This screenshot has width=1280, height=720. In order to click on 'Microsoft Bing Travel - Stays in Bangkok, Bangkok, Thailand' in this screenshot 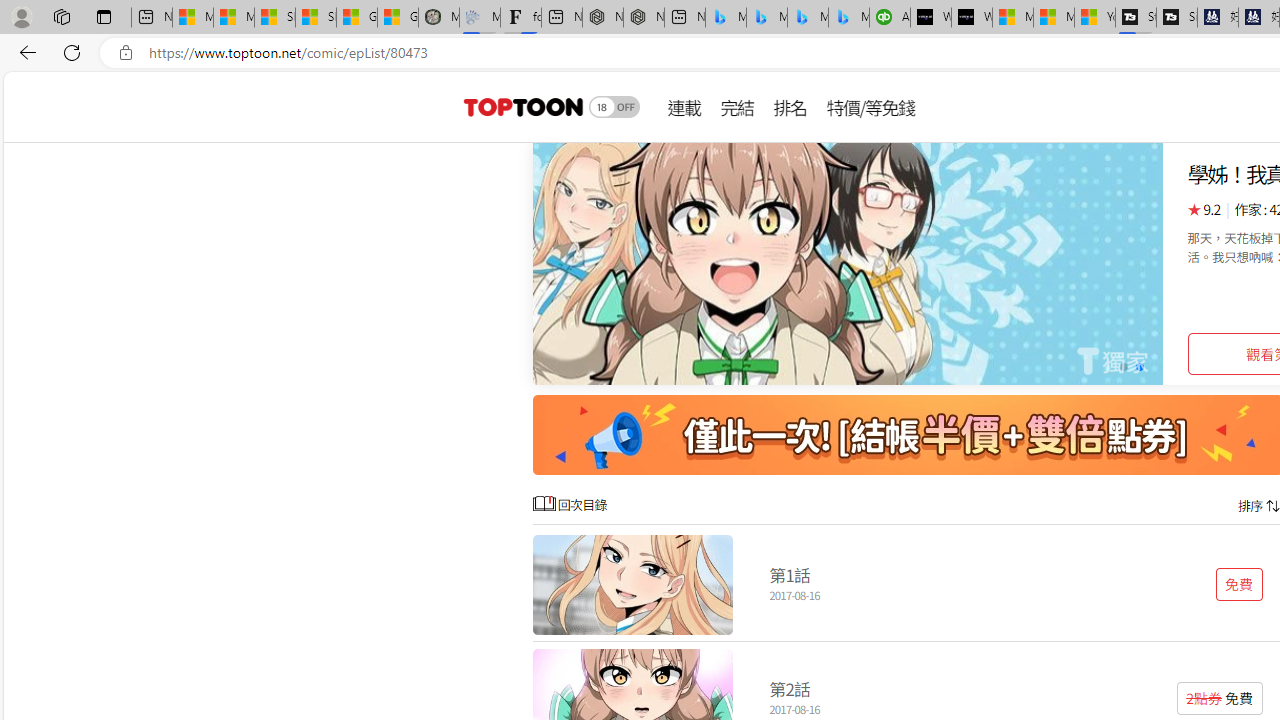, I will do `click(766, 17)`.